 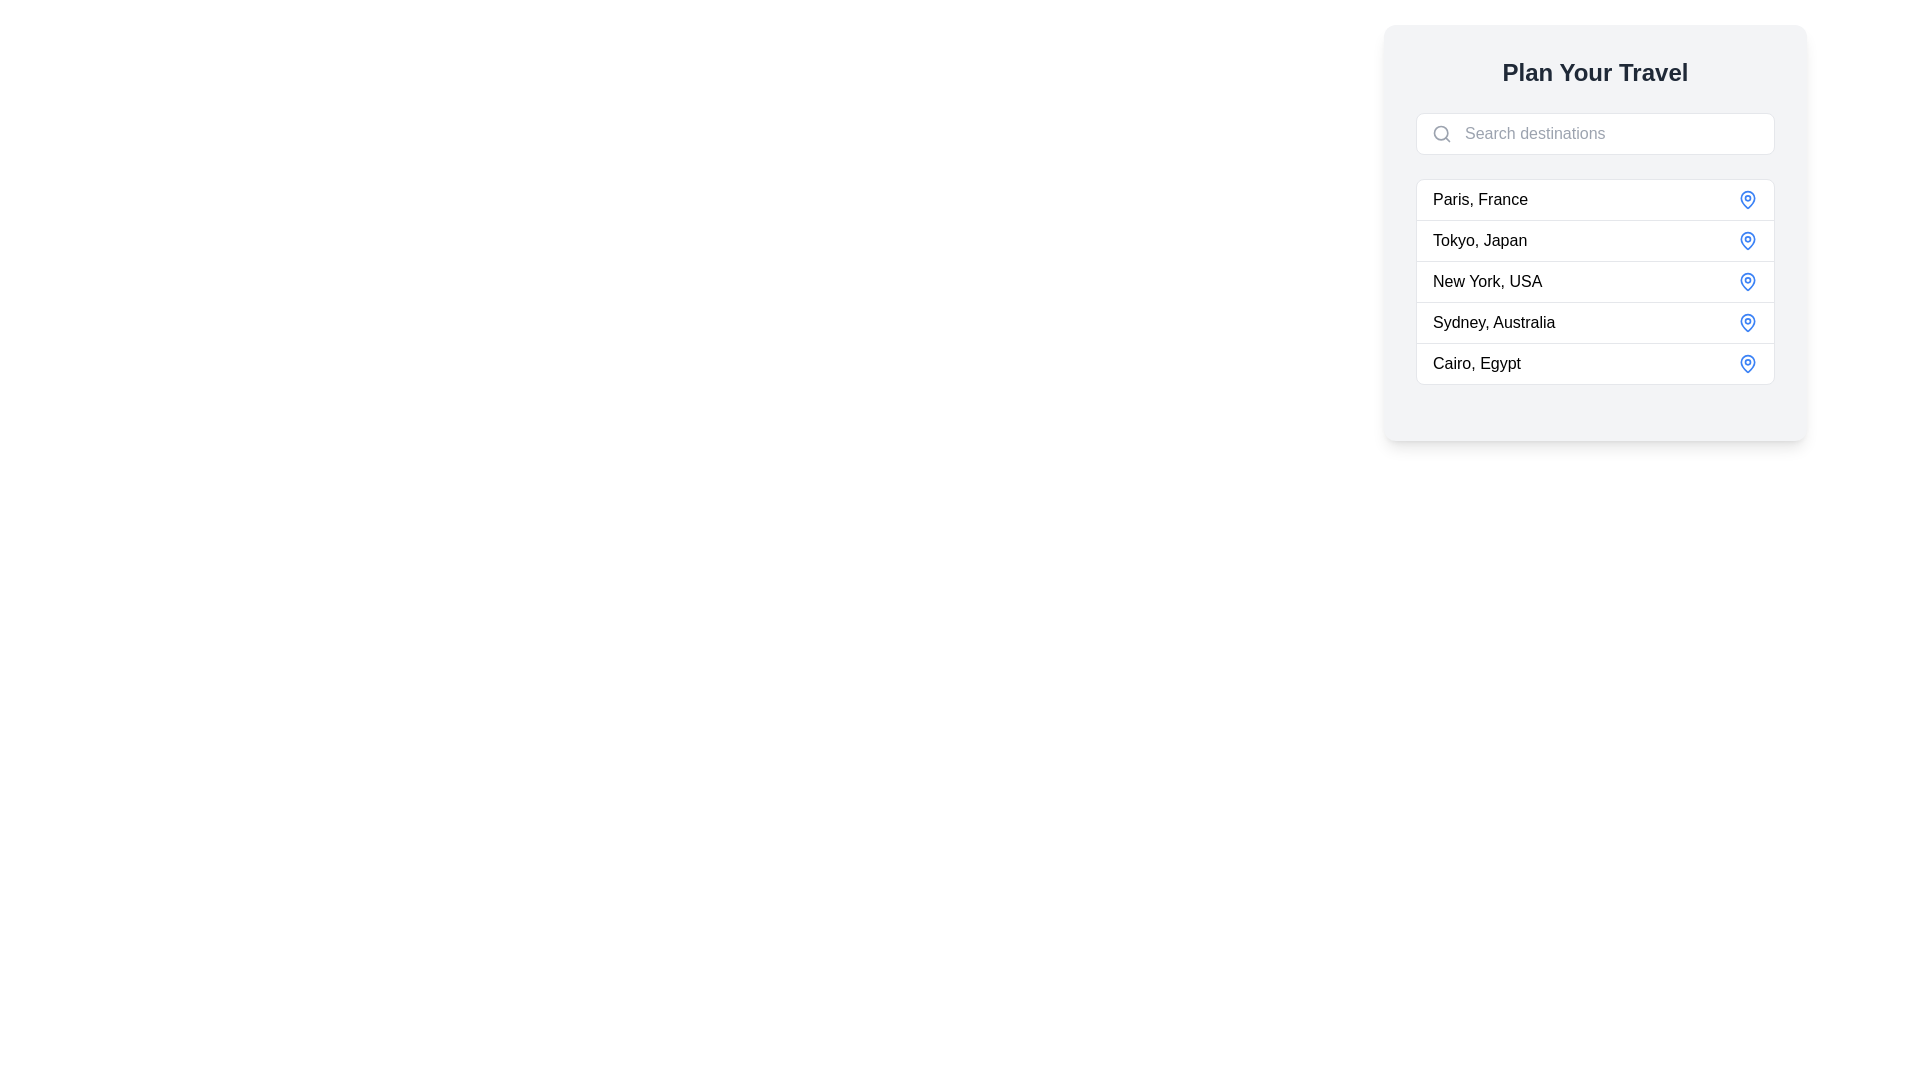 I want to click on the icon located to the right of the text 'Sydney, Australia', so click(x=1746, y=322).